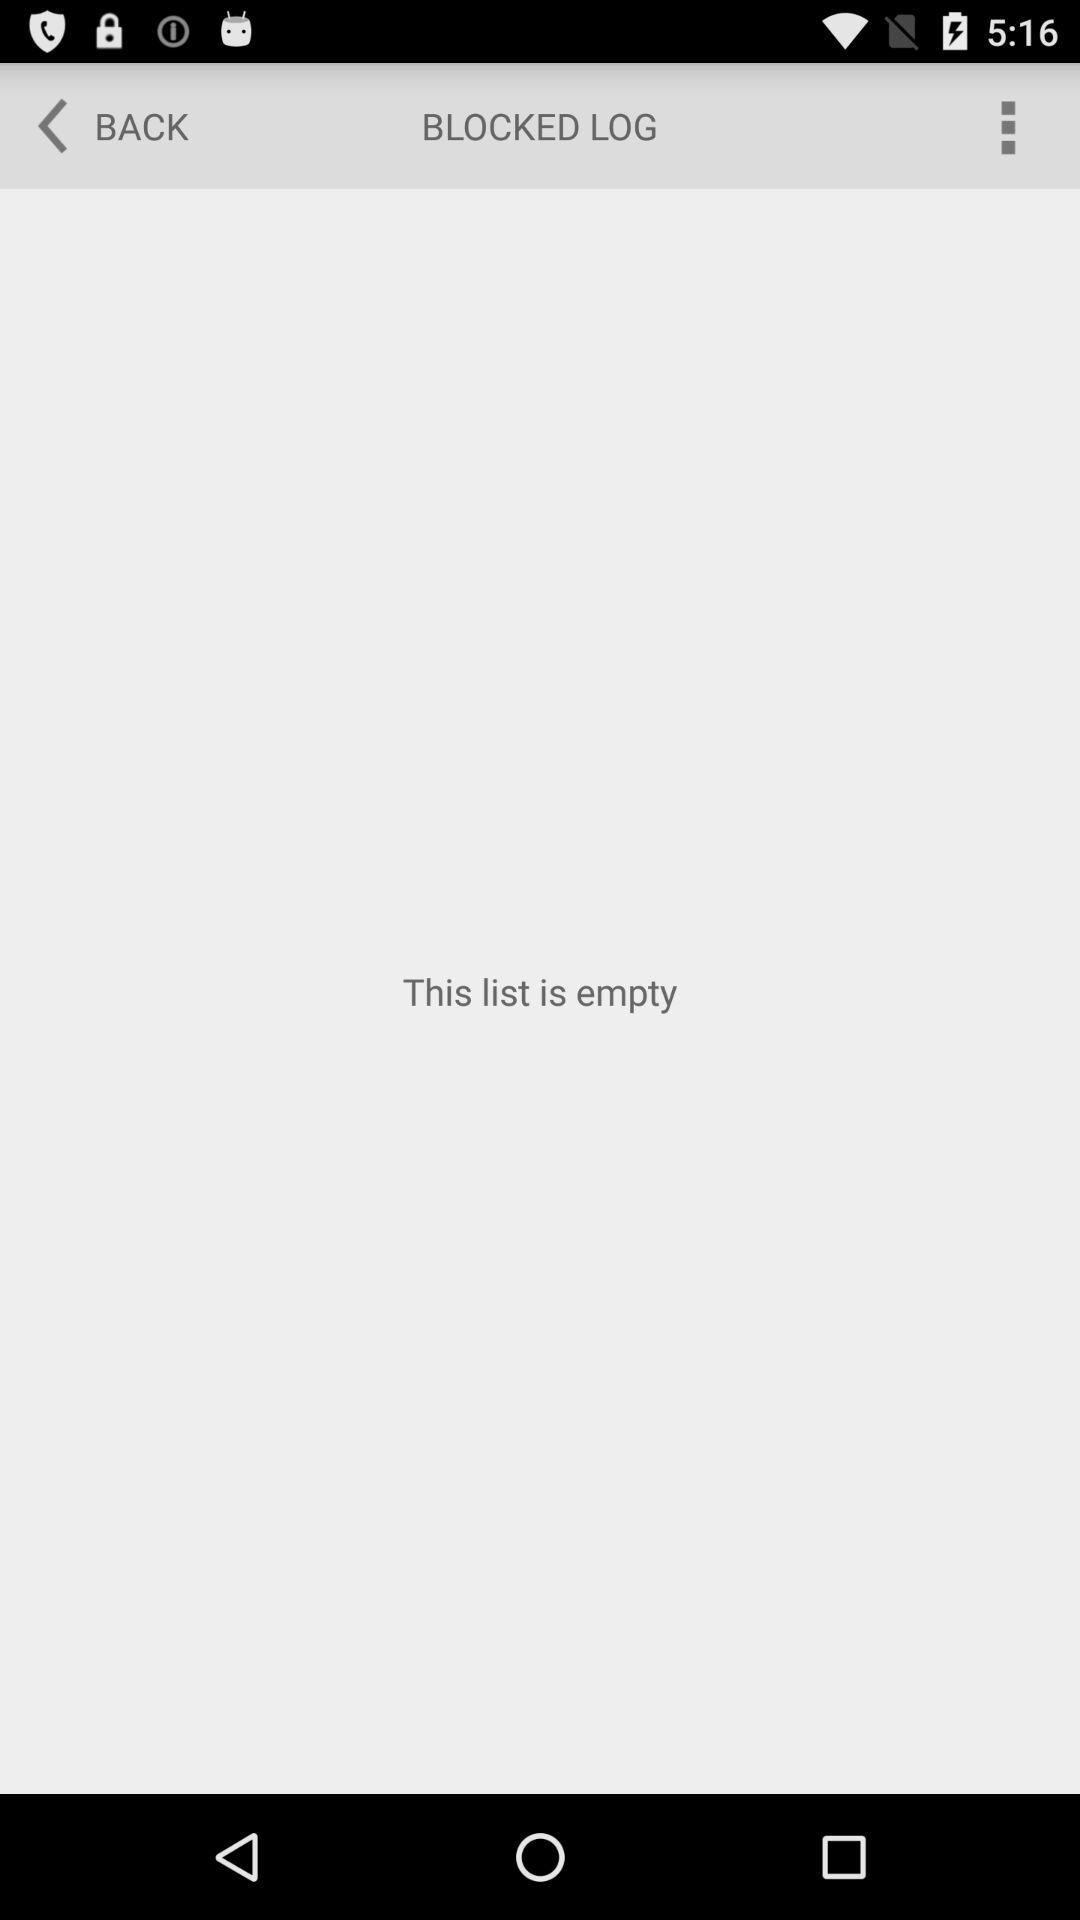 This screenshot has height=1920, width=1080. I want to click on the app to the right of the blocked log app, so click(1006, 124).